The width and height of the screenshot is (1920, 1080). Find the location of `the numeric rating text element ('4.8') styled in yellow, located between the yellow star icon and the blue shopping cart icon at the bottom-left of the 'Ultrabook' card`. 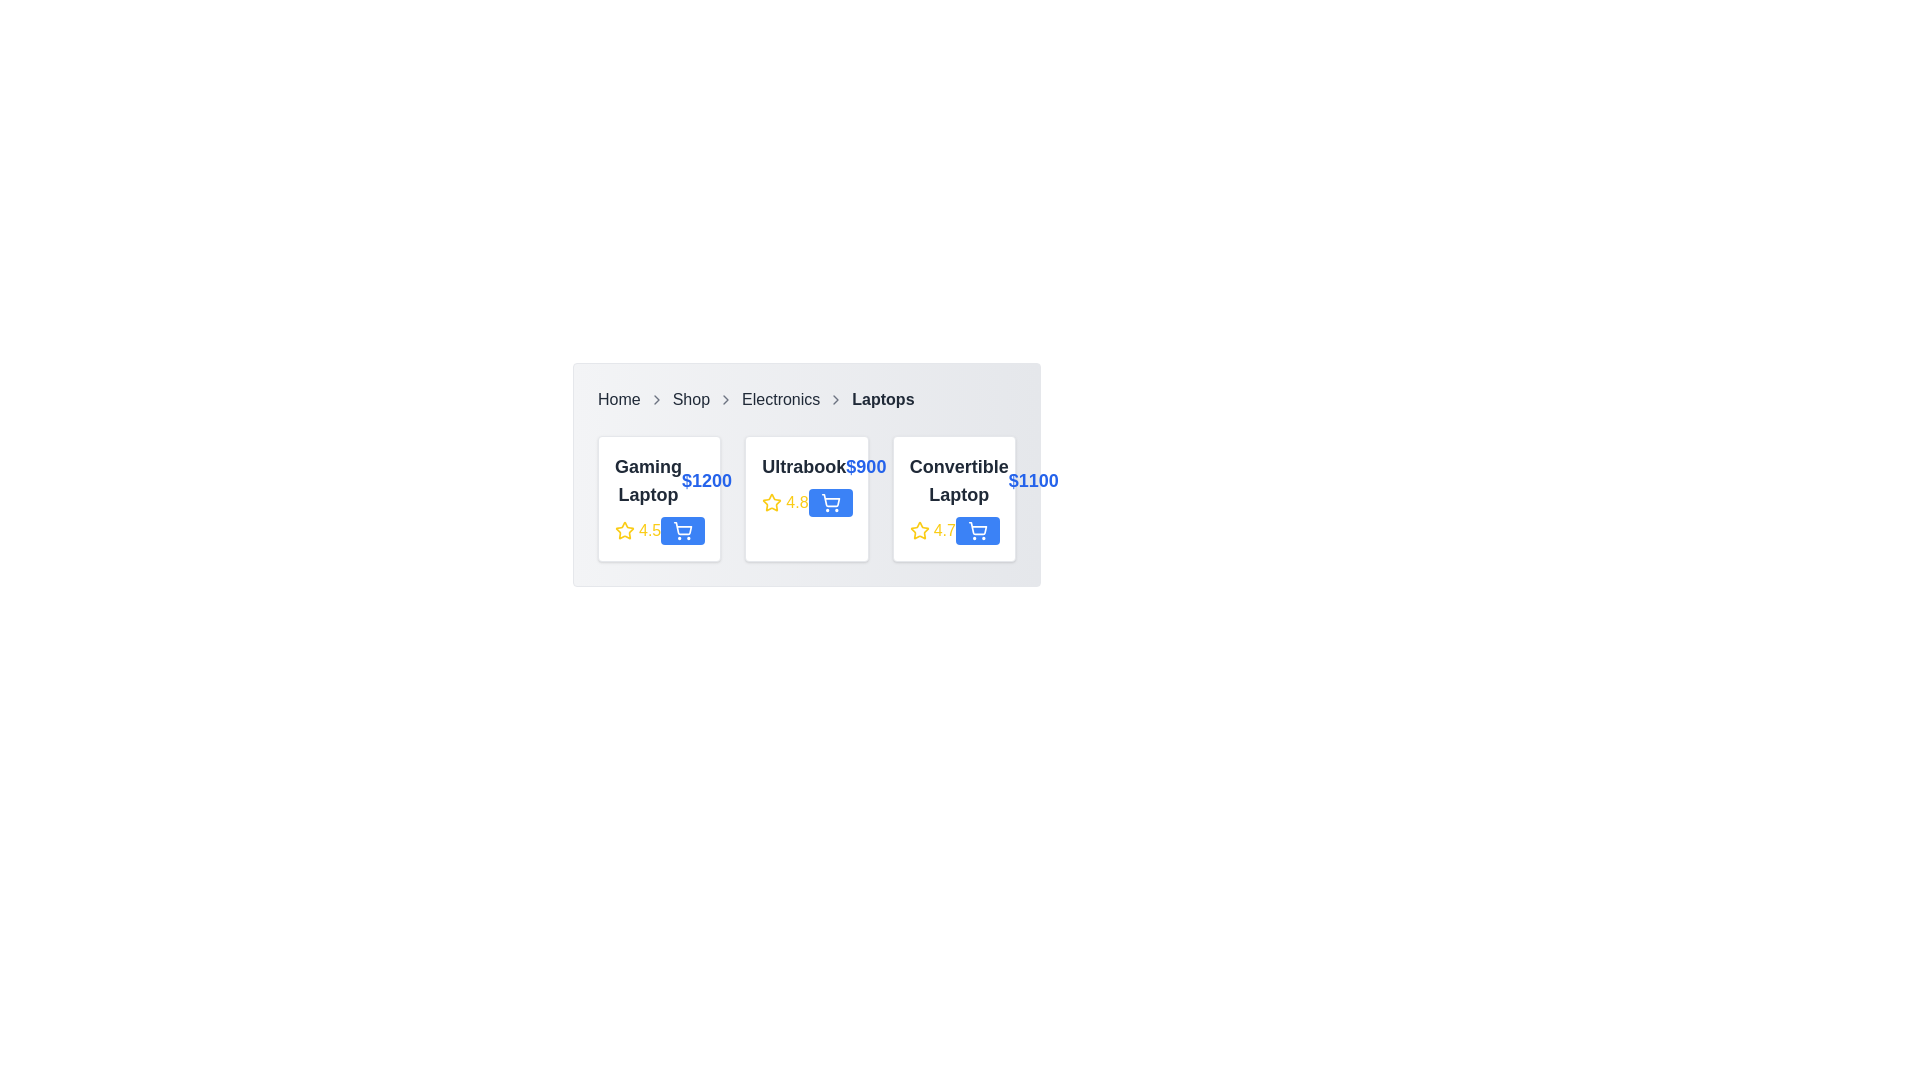

the numeric rating text element ('4.8') styled in yellow, located between the yellow star icon and the blue shopping cart icon at the bottom-left of the 'Ultrabook' card is located at coordinates (806, 501).